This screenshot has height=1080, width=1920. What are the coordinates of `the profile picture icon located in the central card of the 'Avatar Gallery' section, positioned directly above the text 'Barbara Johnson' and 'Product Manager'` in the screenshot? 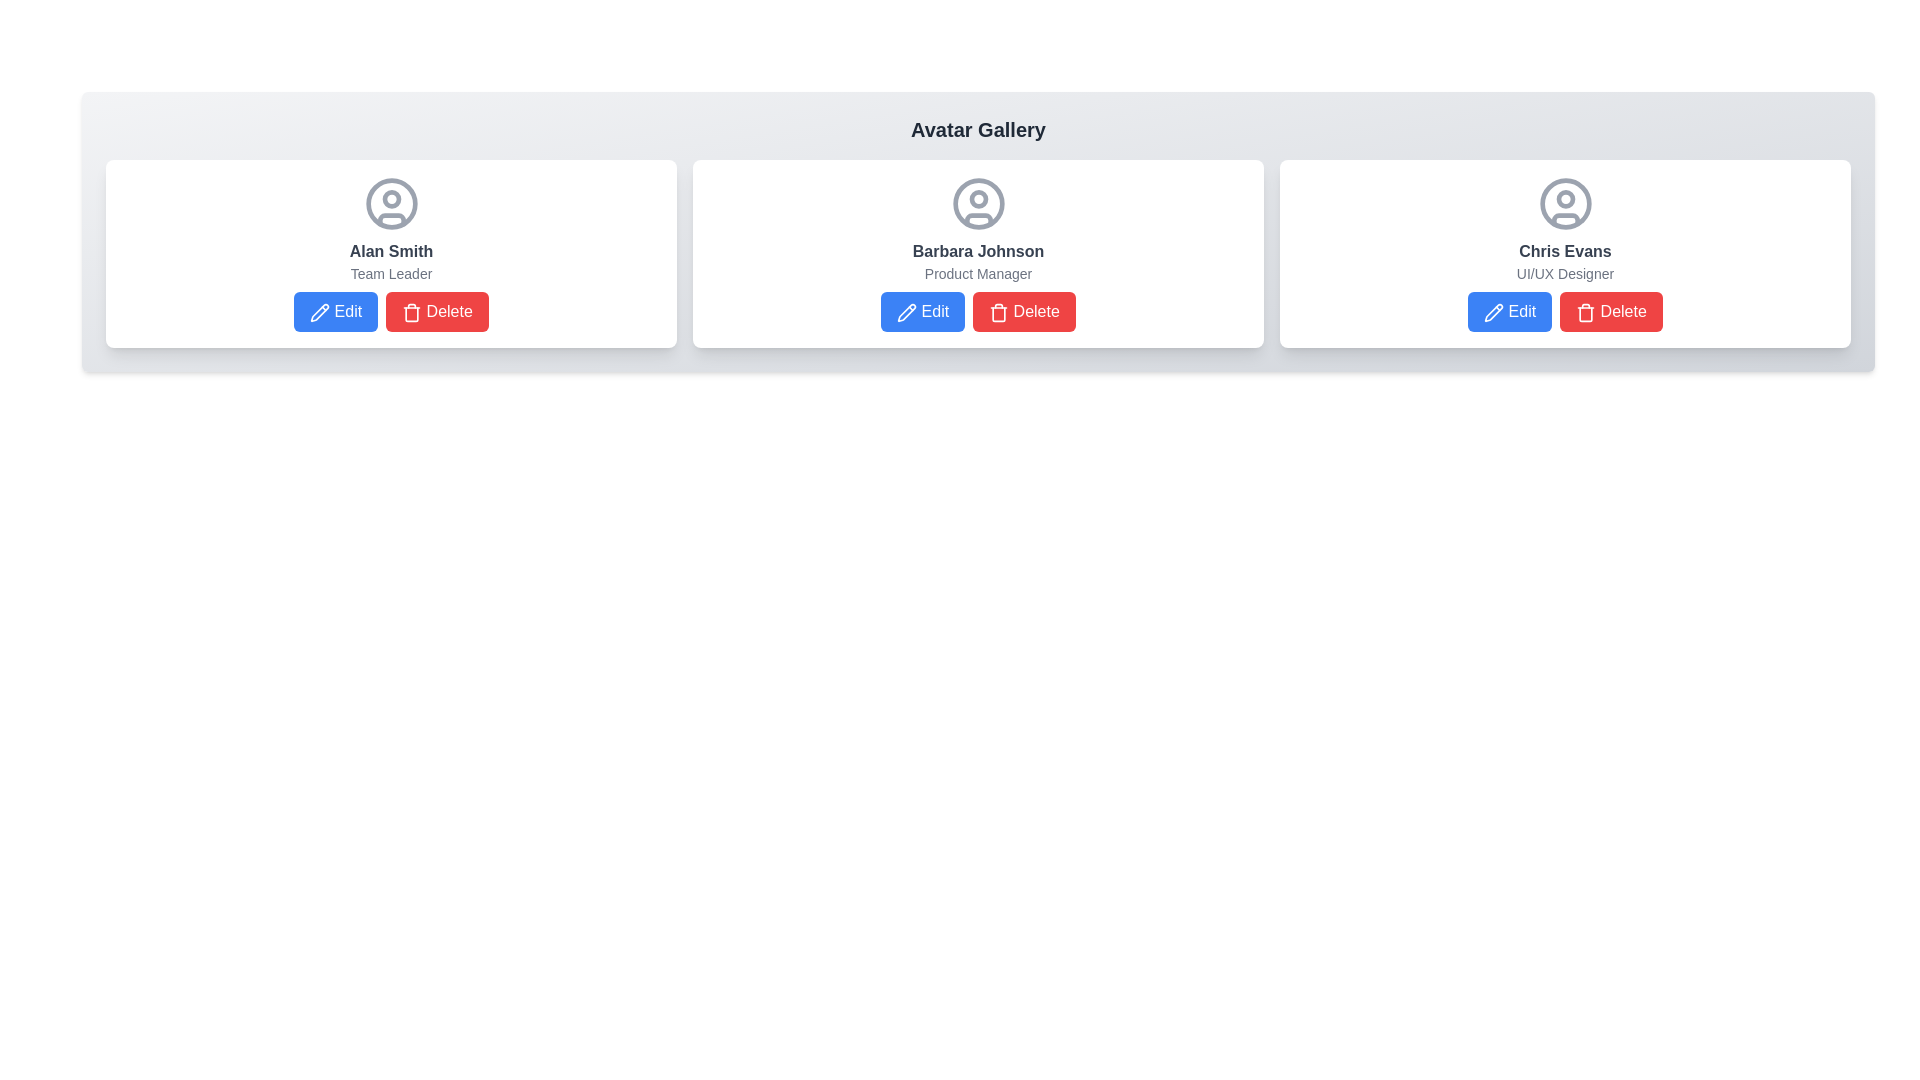 It's located at (978, 204).